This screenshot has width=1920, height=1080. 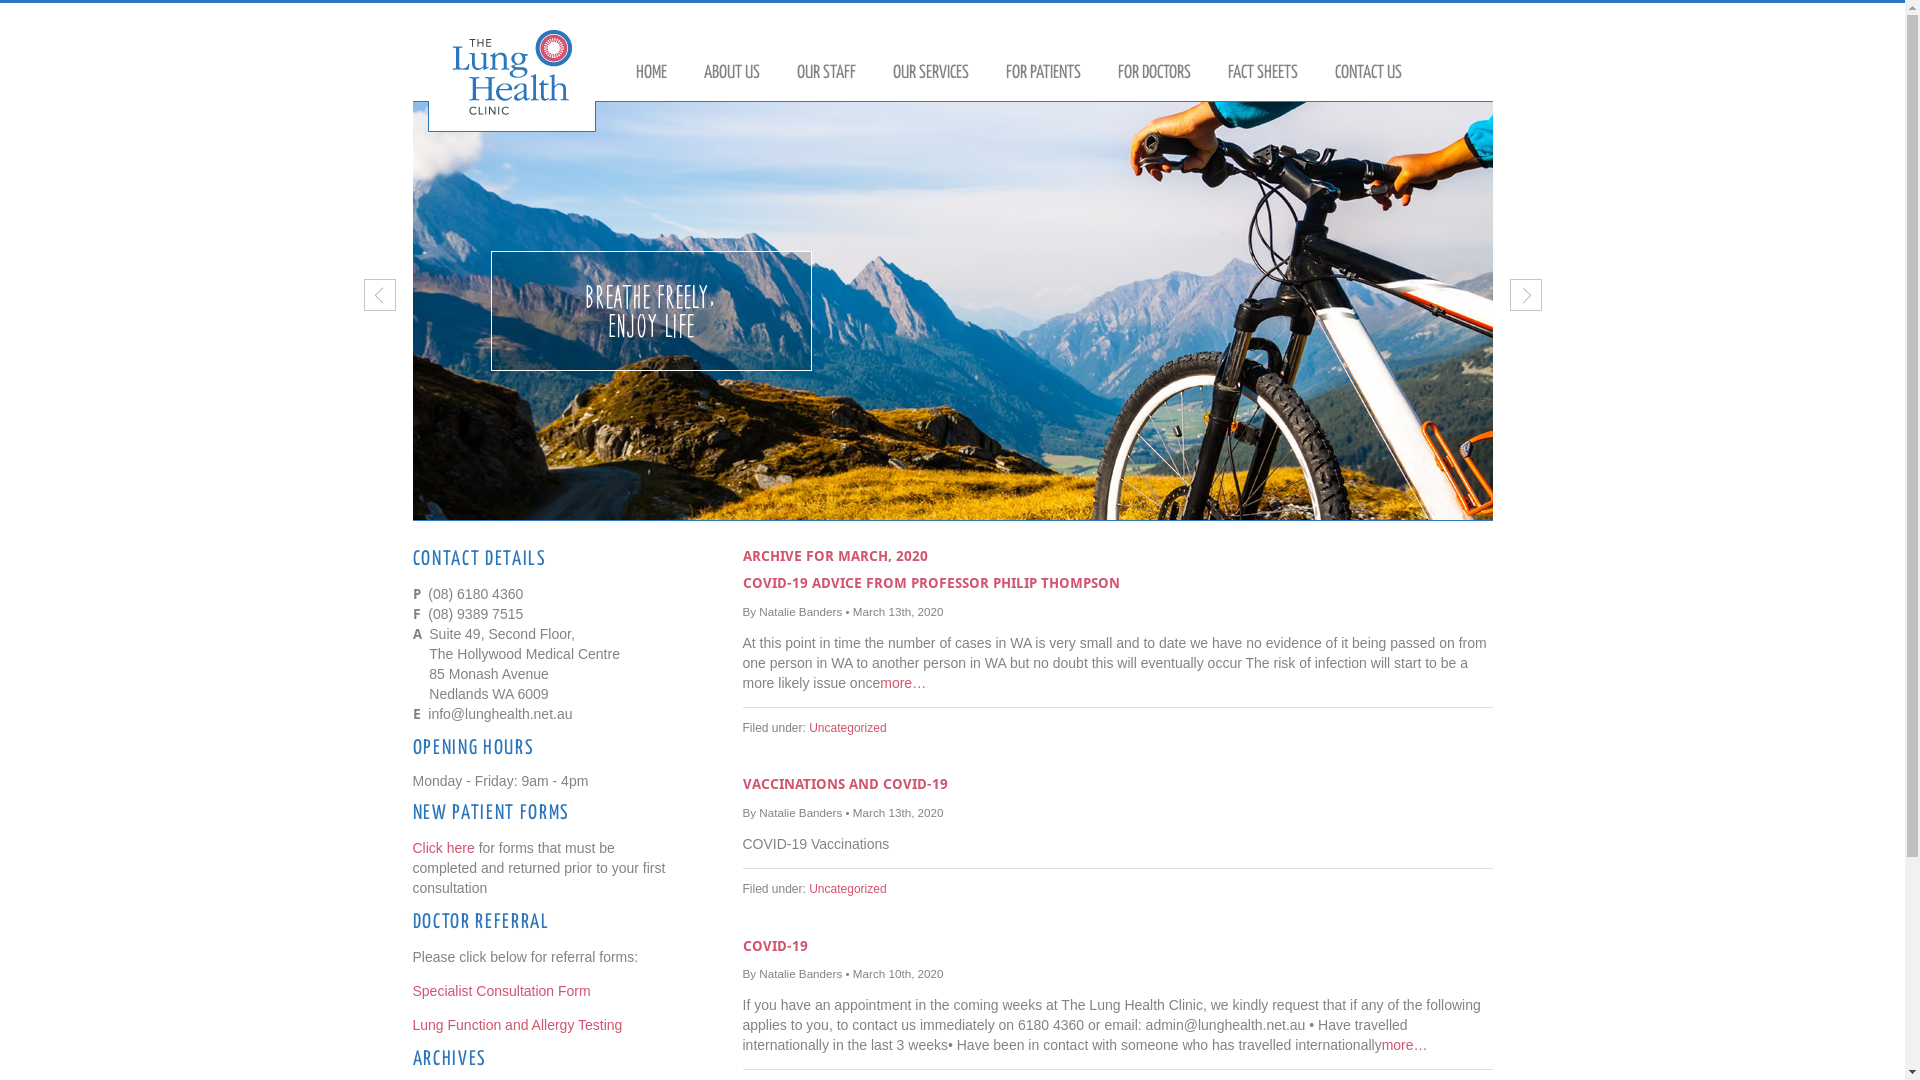 What do you see at coordinates (1042, 72) in the screenshot?
I see `'FOR PATIENTS'` at bounding box center [1042, 72].